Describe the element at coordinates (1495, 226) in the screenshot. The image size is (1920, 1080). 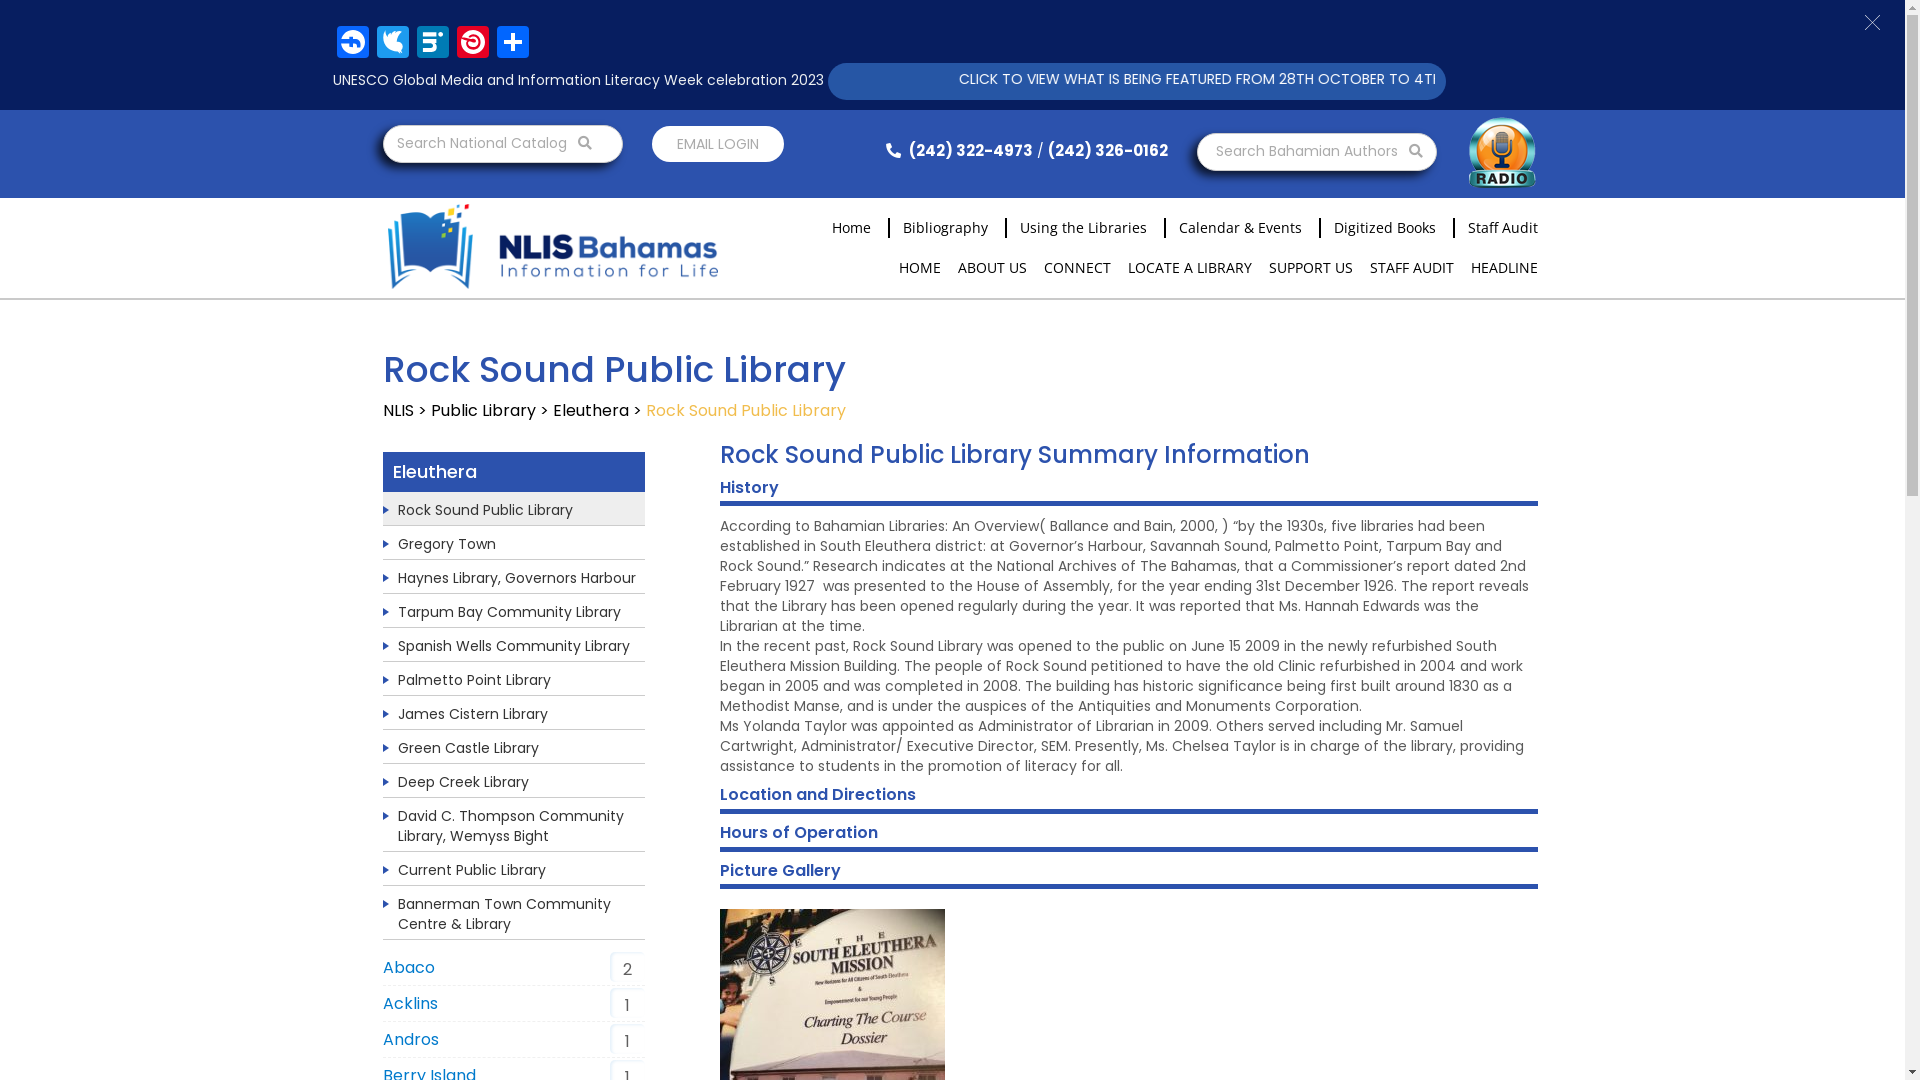
I see `'Staff Audit'` at that location.